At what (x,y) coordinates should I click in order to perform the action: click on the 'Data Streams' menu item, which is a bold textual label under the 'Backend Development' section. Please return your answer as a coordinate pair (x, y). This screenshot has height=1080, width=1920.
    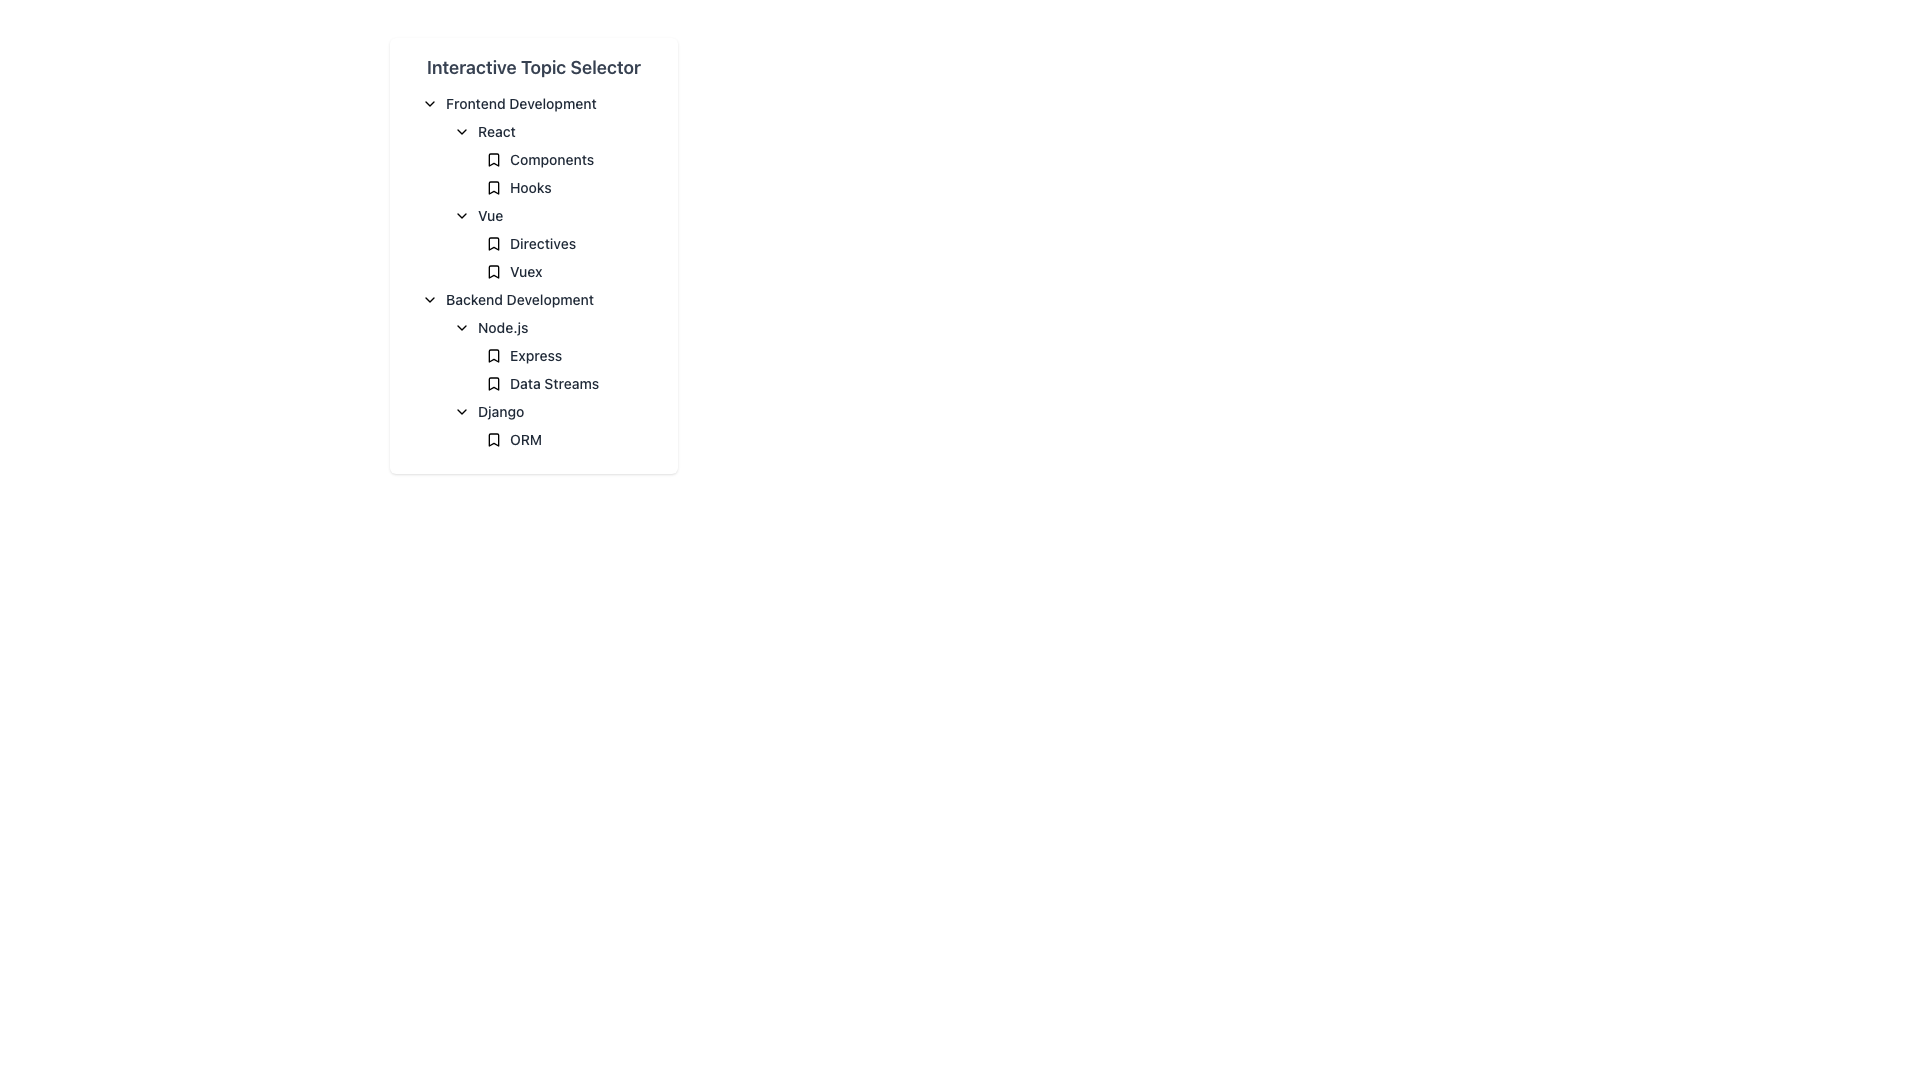
    Looking at the image, I should click on (542, 370).